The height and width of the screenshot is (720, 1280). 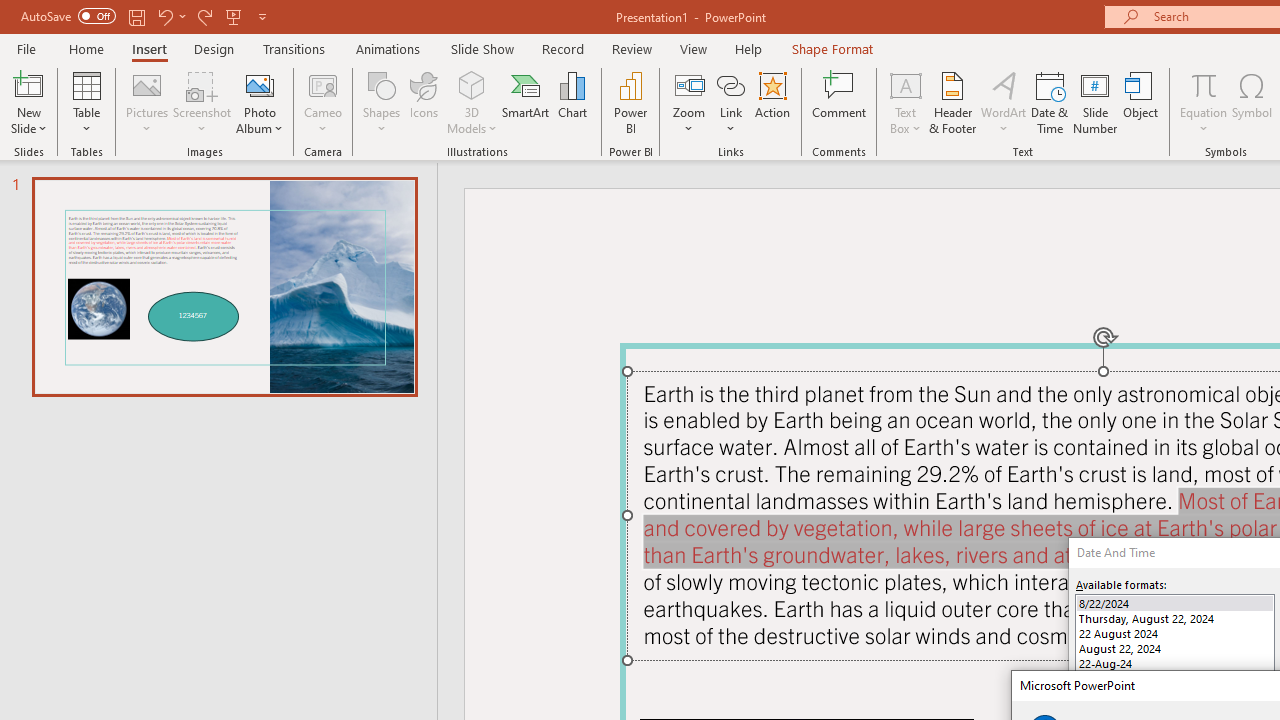 I want to click on 'Save', so click(x=135, y=16).